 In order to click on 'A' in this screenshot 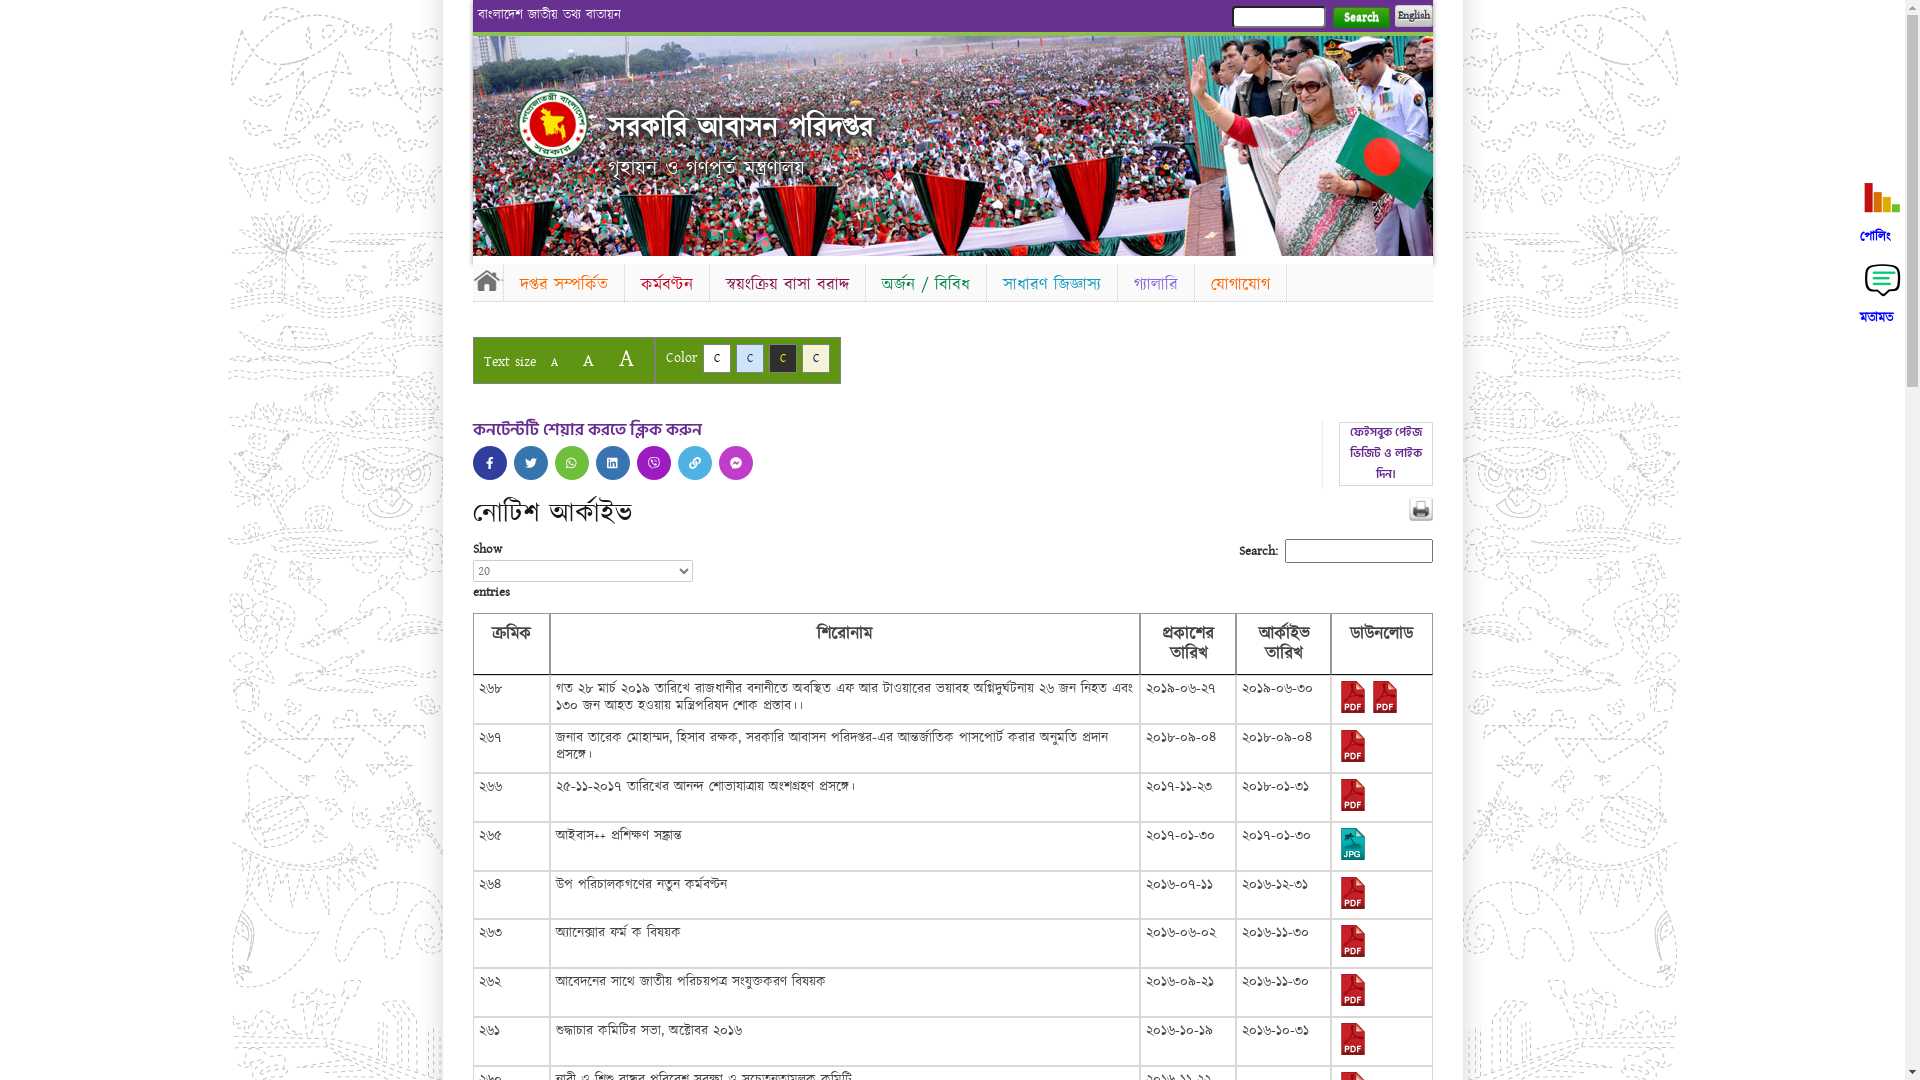, I will do `click(553, 362)`.